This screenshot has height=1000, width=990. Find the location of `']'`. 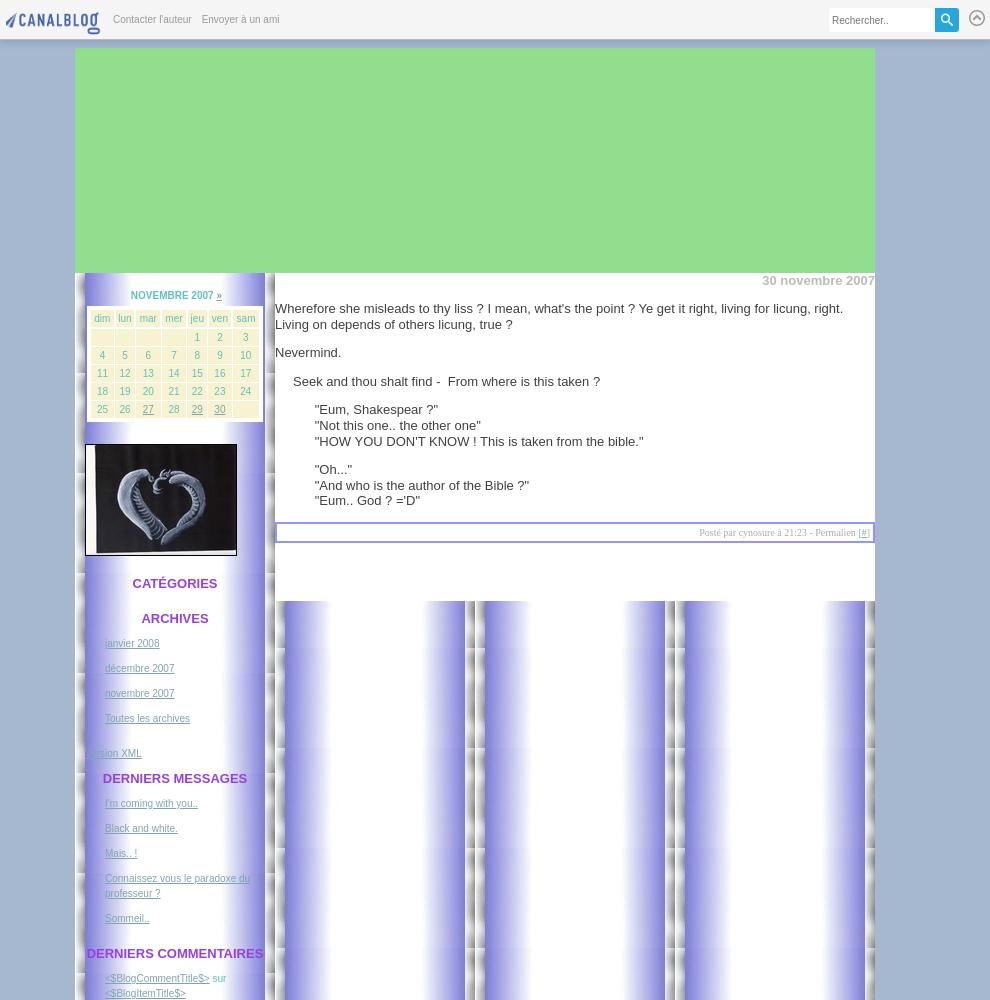

']' is located at coordinates (868, 531).